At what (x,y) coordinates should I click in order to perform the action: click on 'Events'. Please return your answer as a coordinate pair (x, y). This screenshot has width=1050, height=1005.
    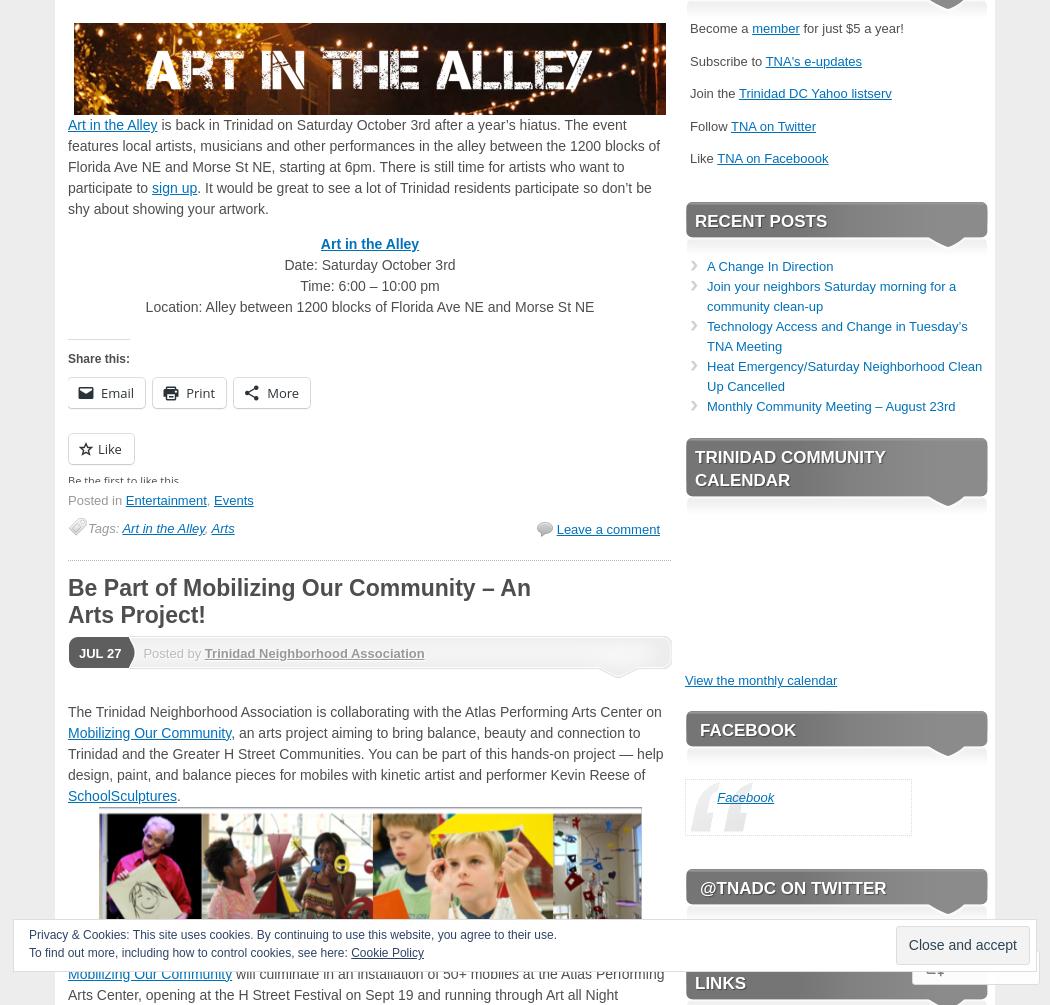
    Looking at the image, I should click on (233, 499).